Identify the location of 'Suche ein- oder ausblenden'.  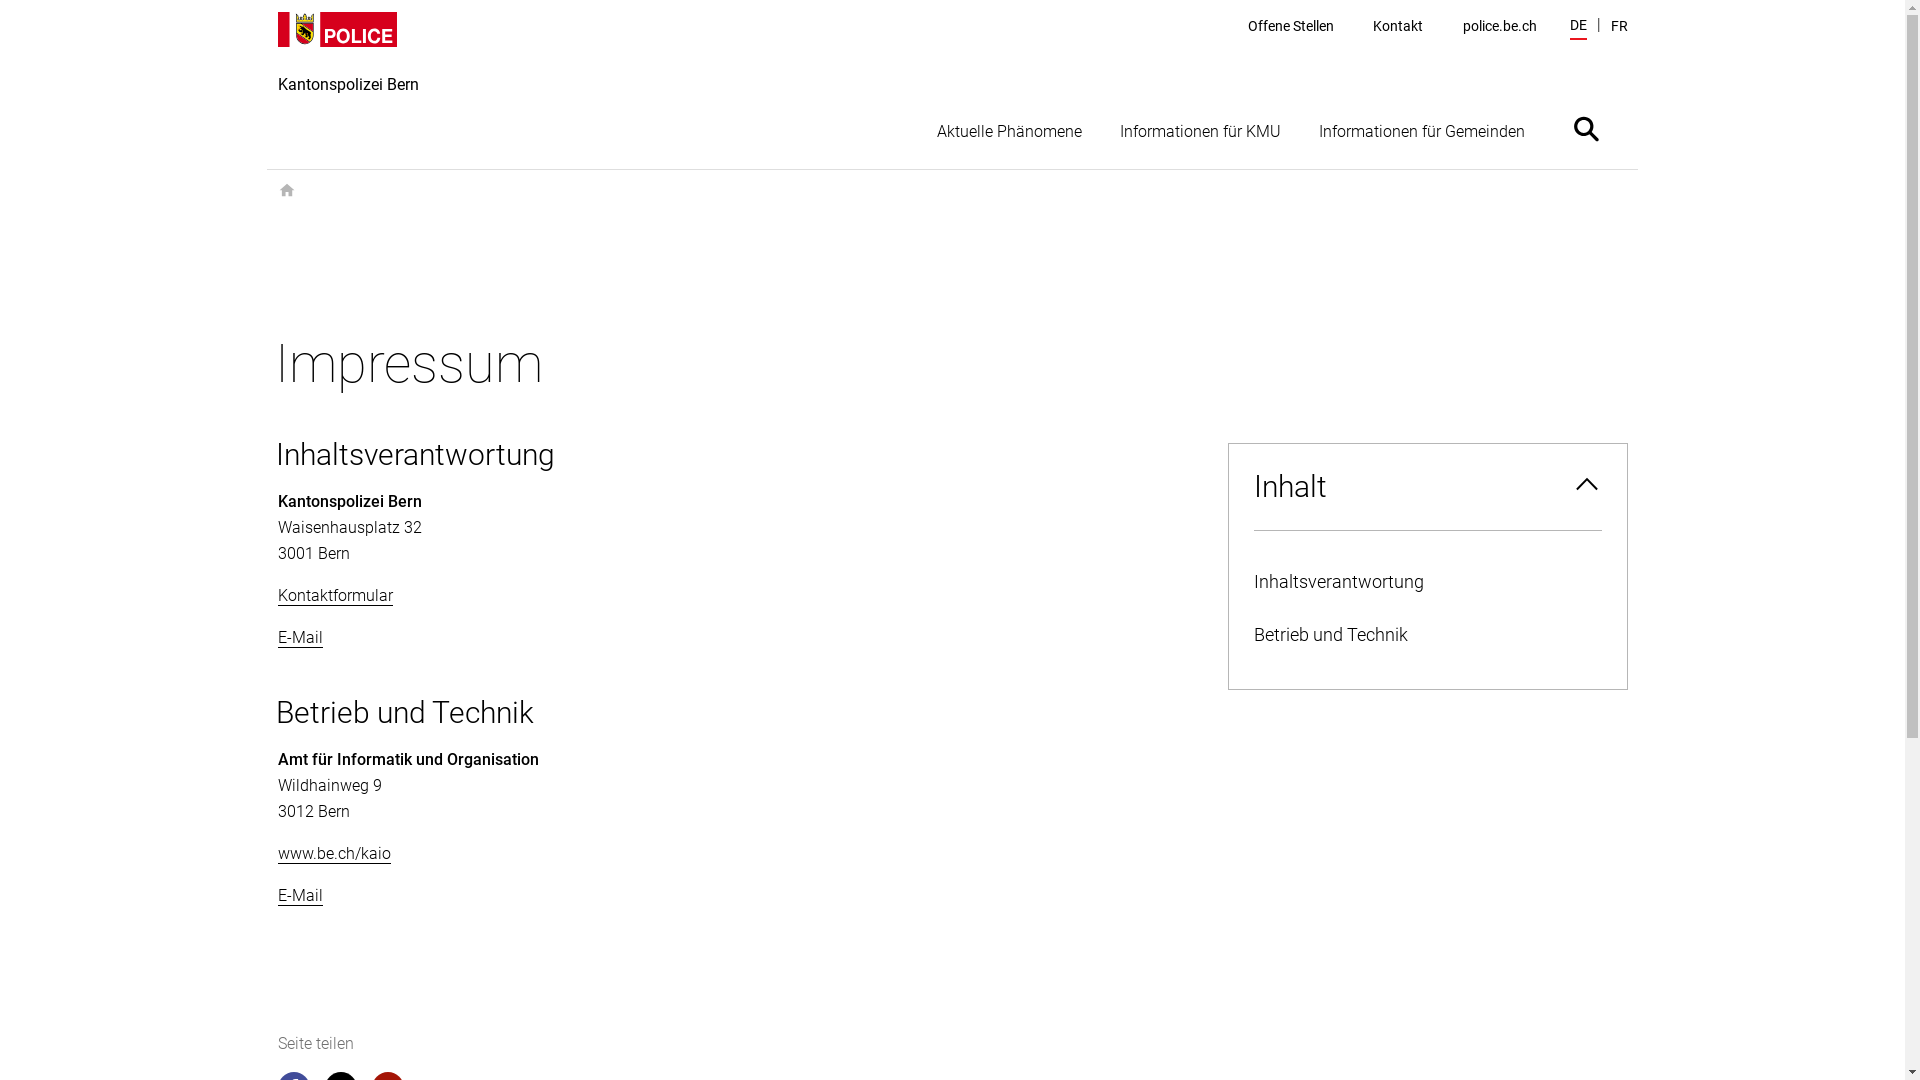
(1584, 128).